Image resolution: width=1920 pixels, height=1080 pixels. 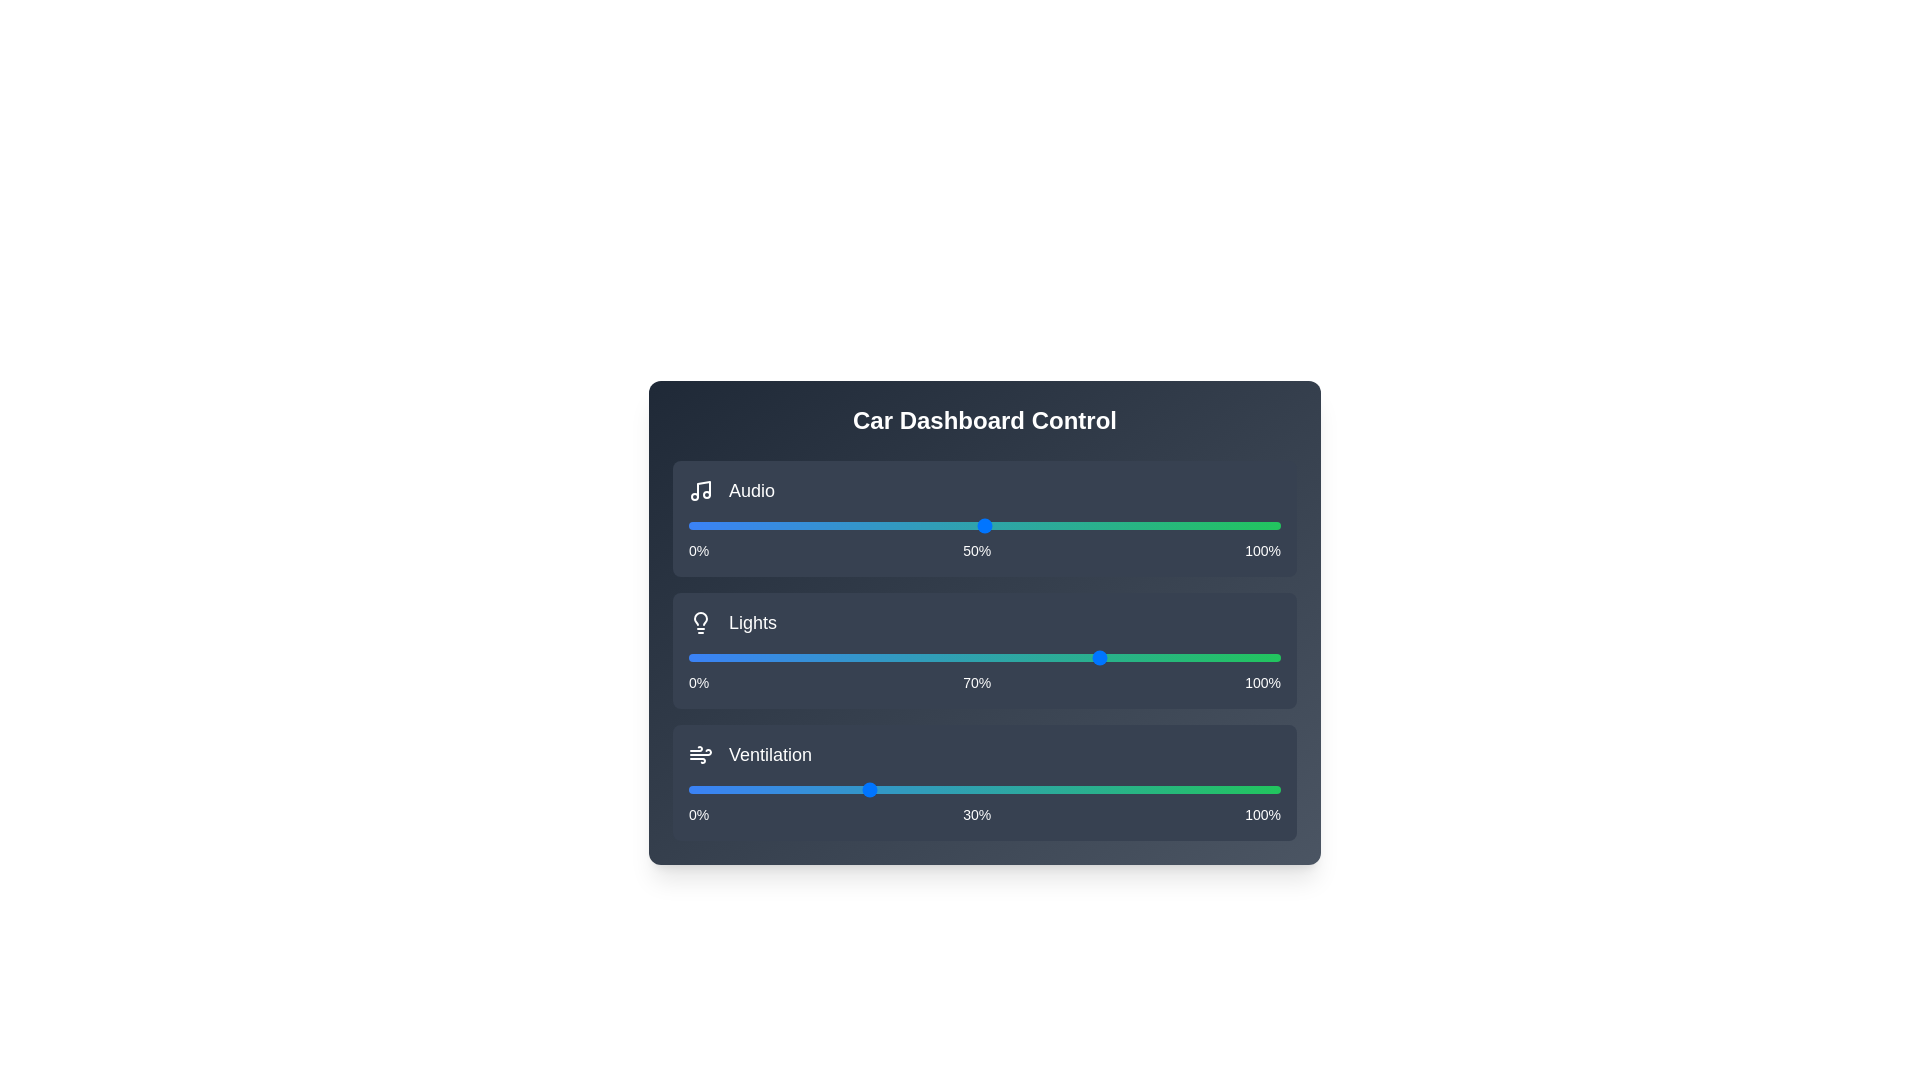 What do you see at coordinates (825, 789) in the screenshot?
I see `the ventilation slider to 23%` at bounding box center [825, 789].